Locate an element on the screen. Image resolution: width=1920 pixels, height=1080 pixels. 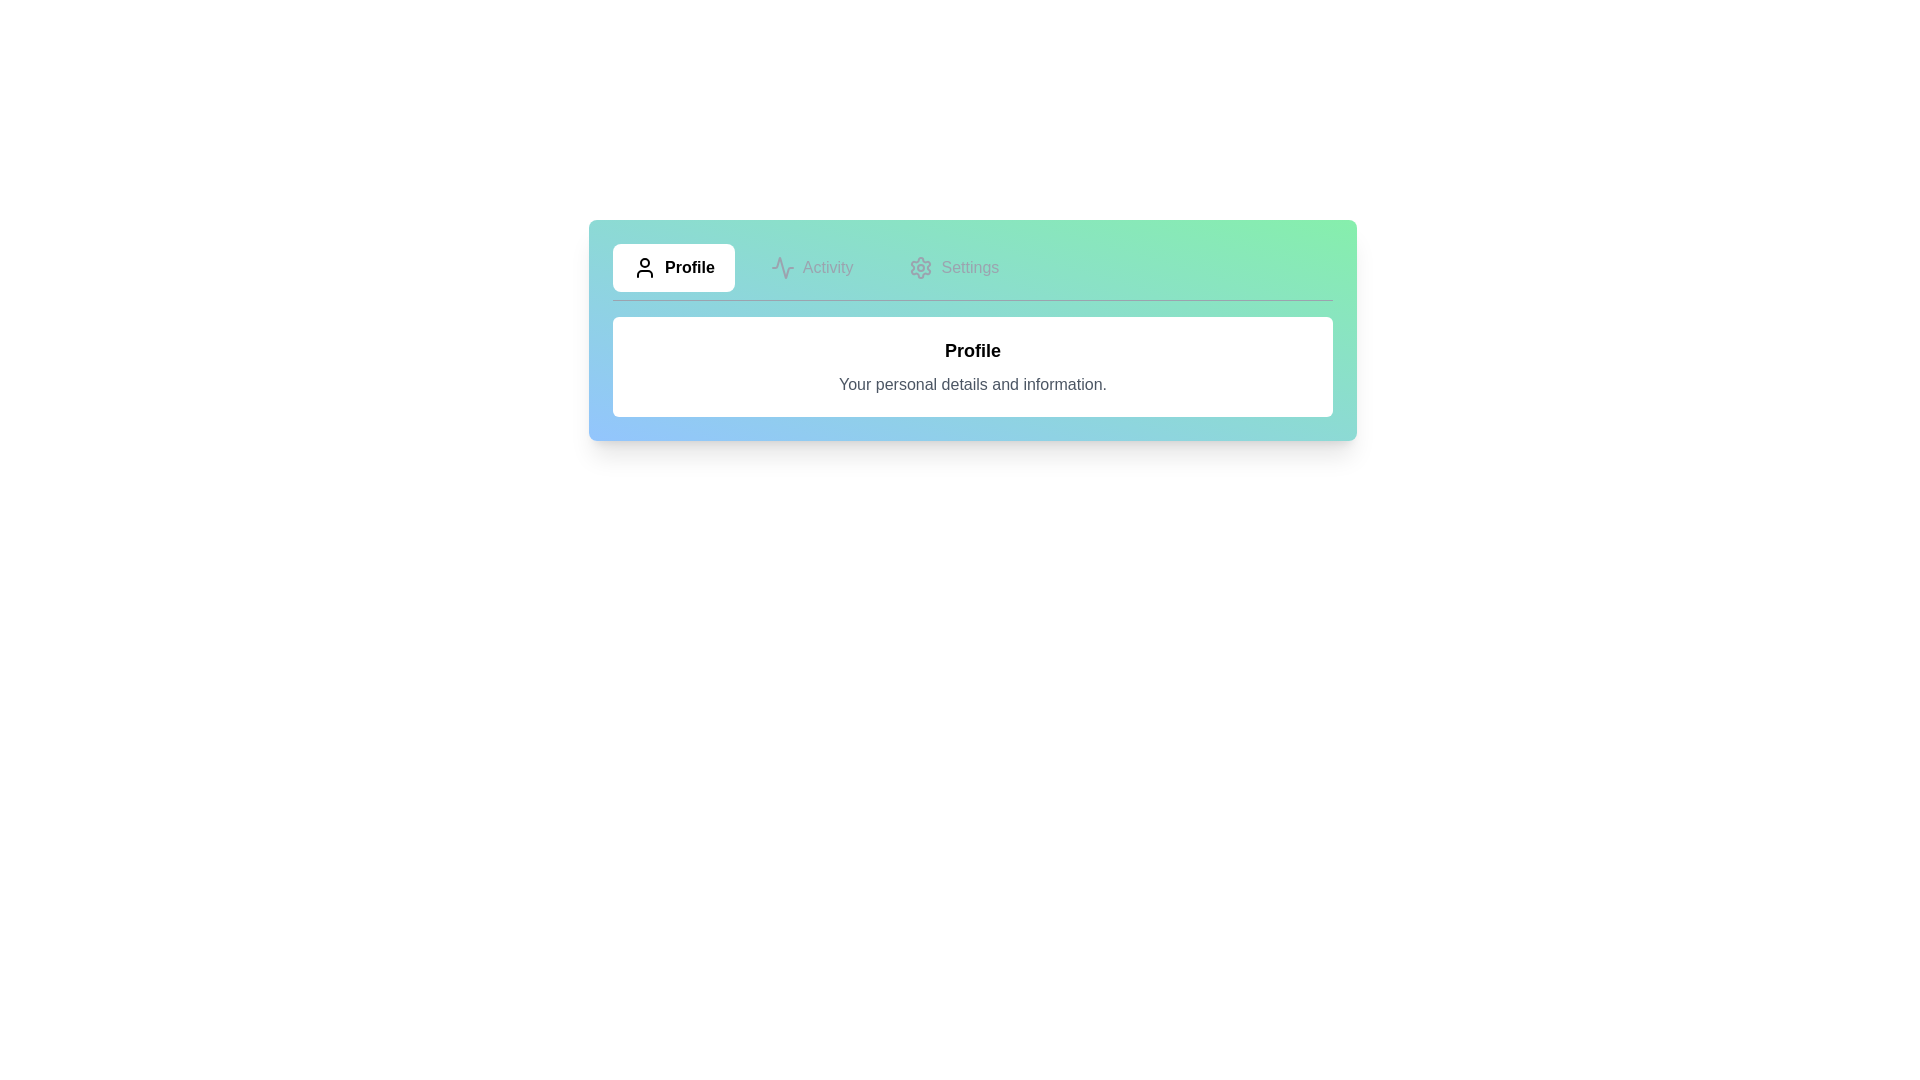
the tab labeled Activity to view its content is located at coordinates (812, 266).